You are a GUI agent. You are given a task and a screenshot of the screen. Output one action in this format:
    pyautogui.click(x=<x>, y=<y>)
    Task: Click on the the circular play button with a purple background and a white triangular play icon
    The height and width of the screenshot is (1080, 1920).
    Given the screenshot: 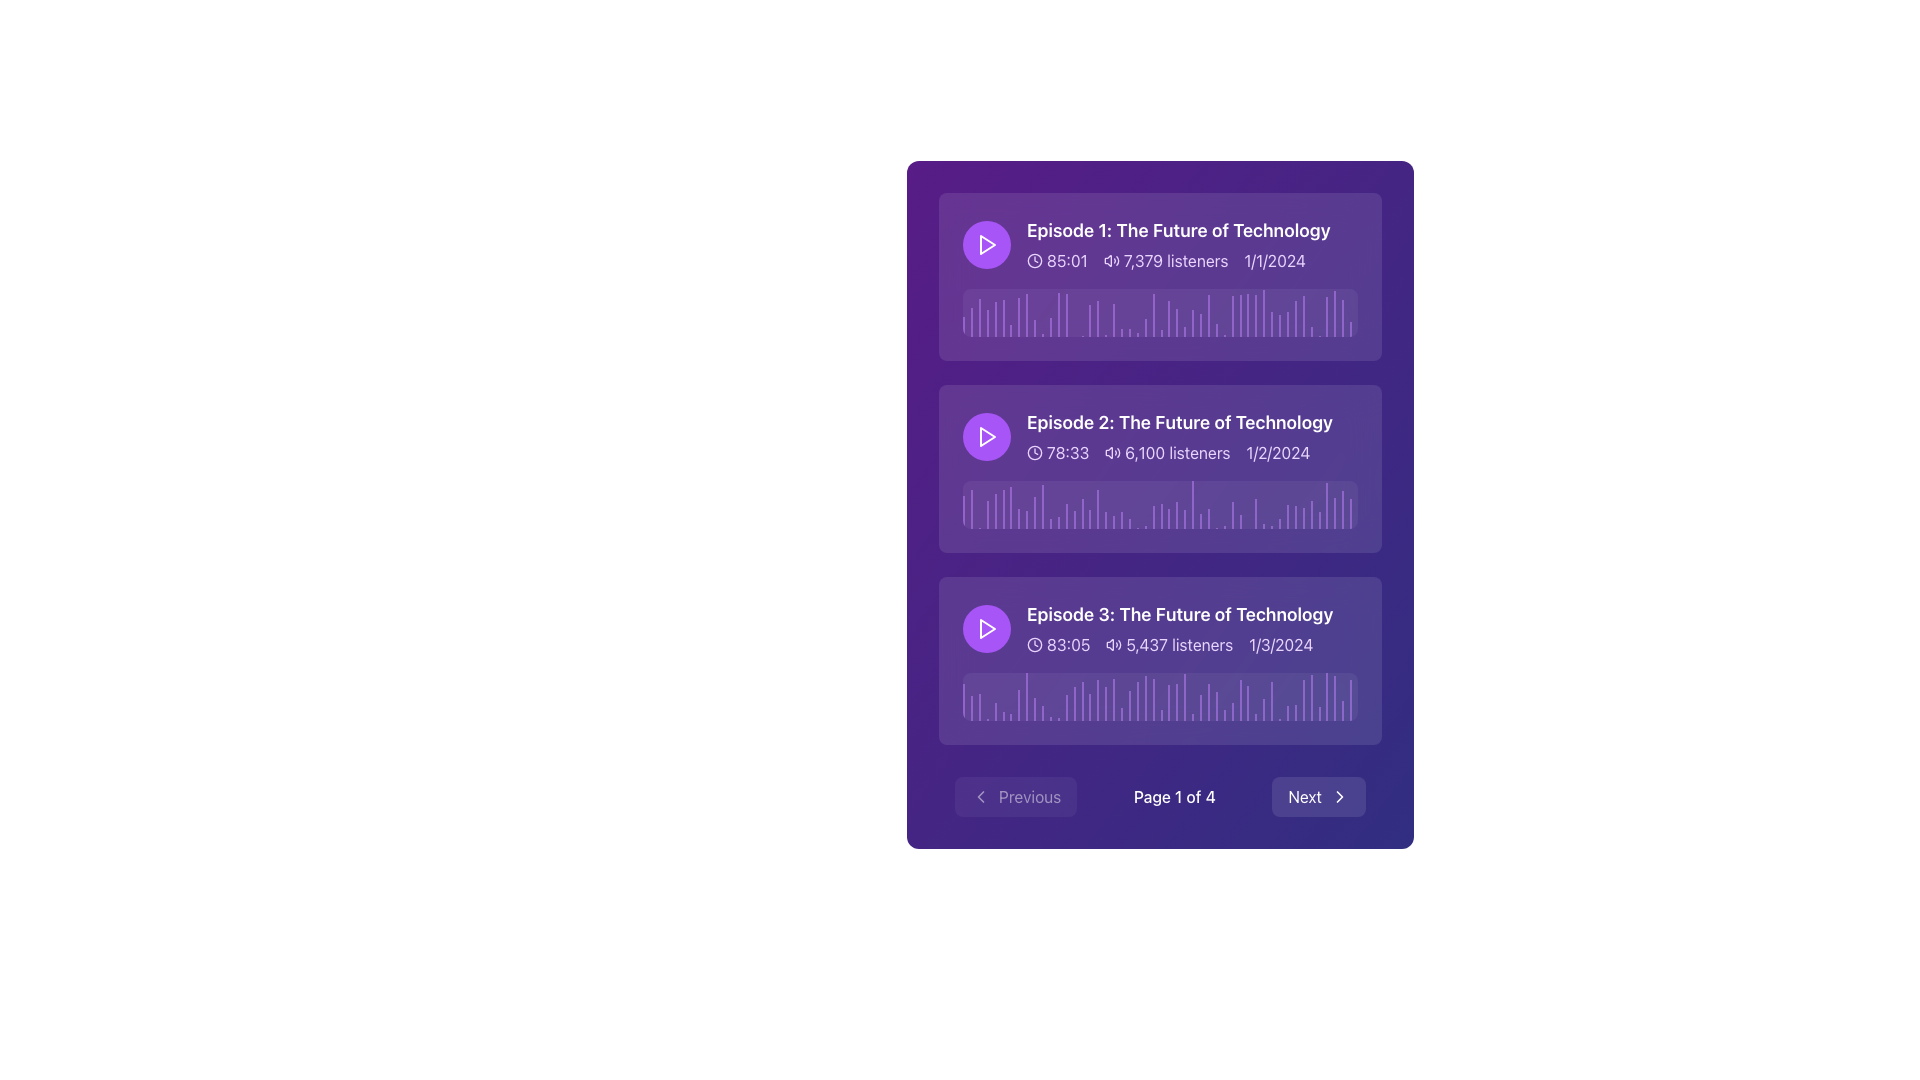 What is the action you would take?
    pyautogui.click(x=987, y=627)
    